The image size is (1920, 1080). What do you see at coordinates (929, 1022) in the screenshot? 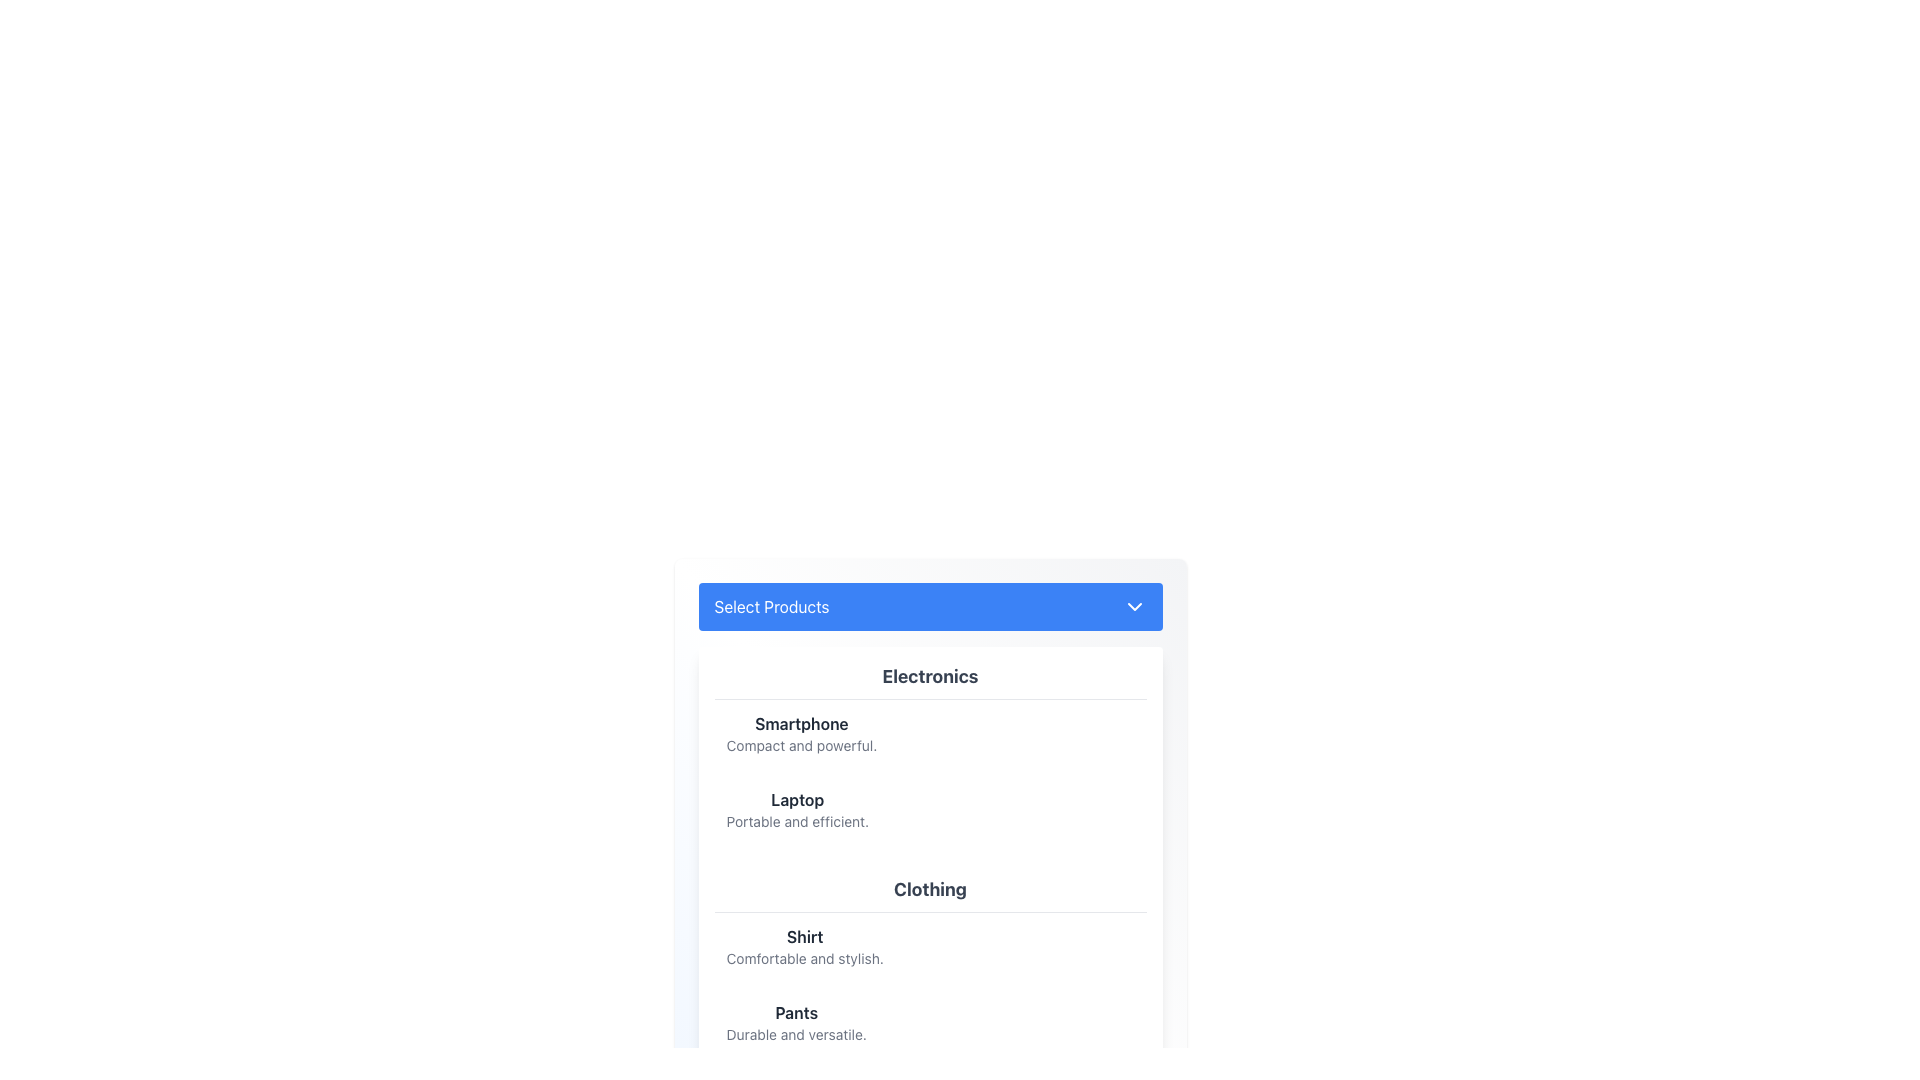
I see `the second list item displaying the title 'Pants'` at bounding box center [929, 1022].